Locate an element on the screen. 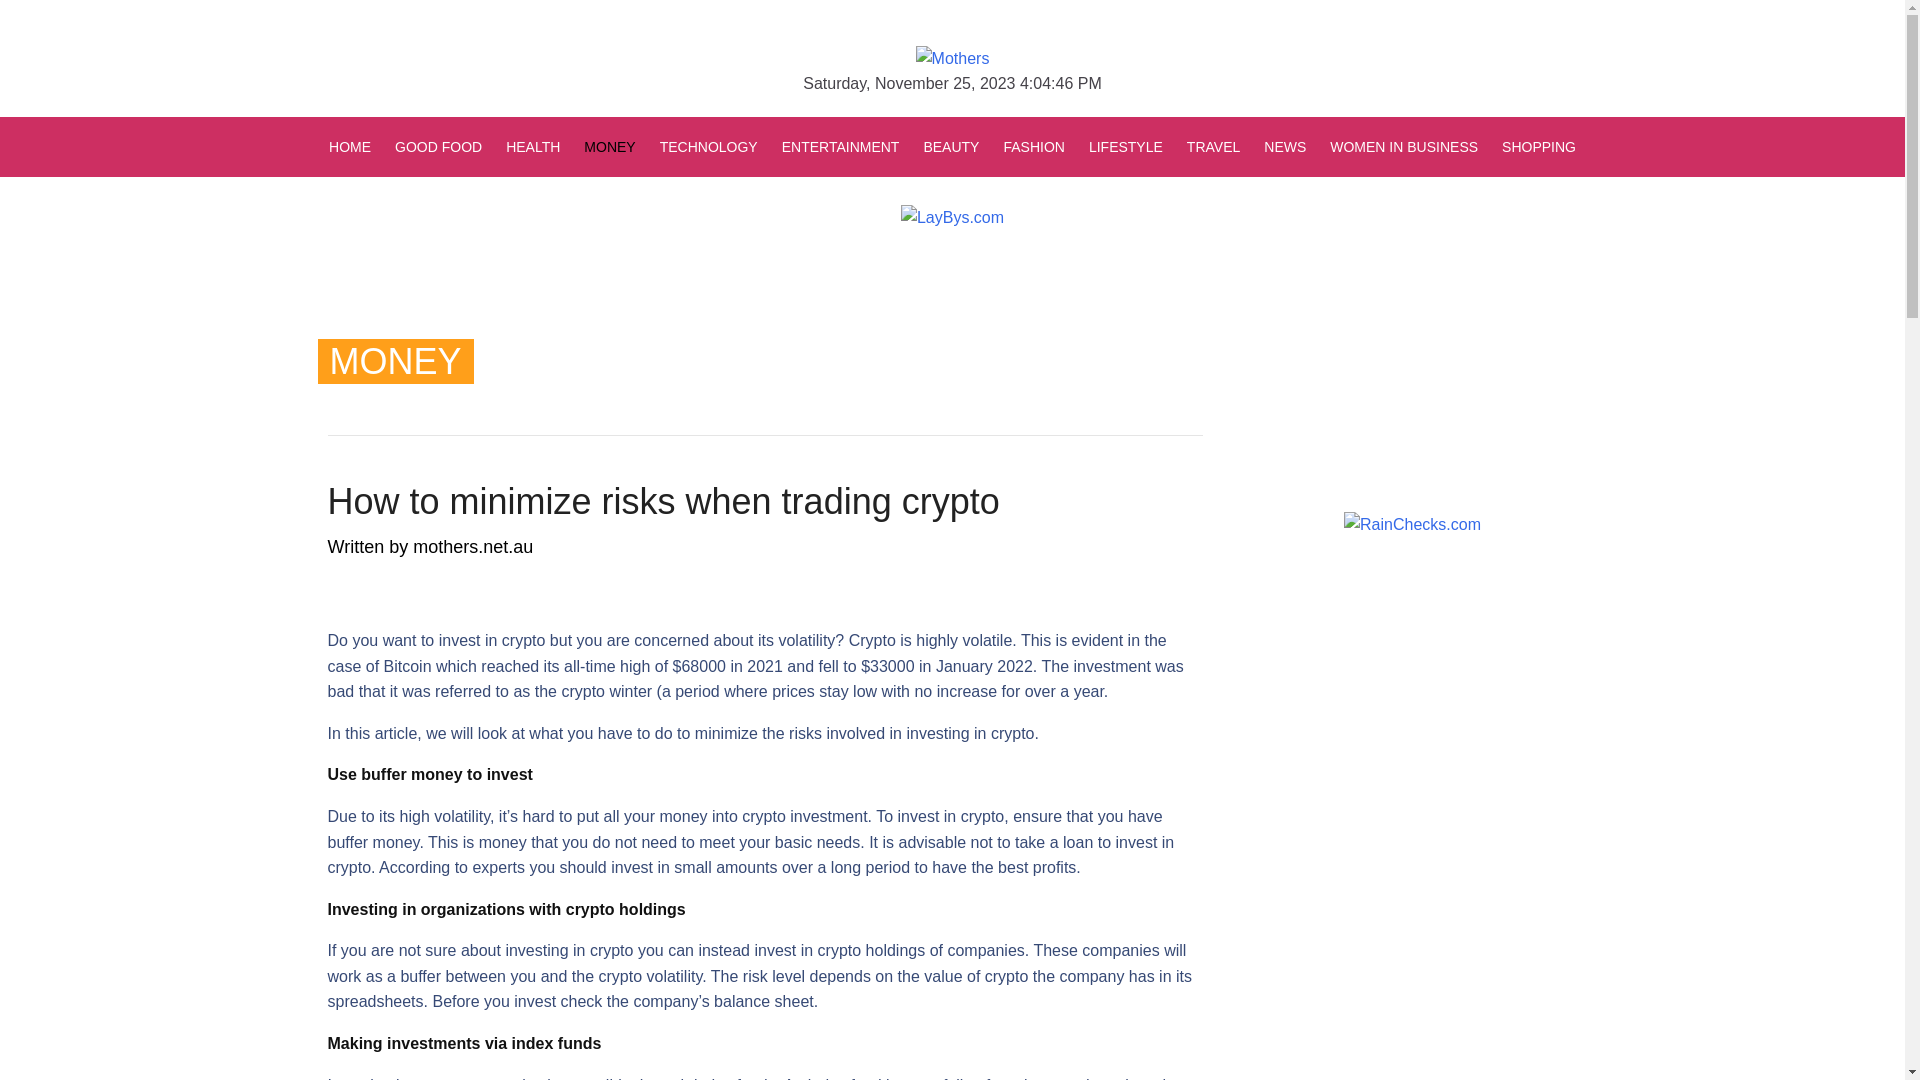 The width and height of the screenshot is (1920, 1080). 'HOME' is located at coordinates (355, 145).